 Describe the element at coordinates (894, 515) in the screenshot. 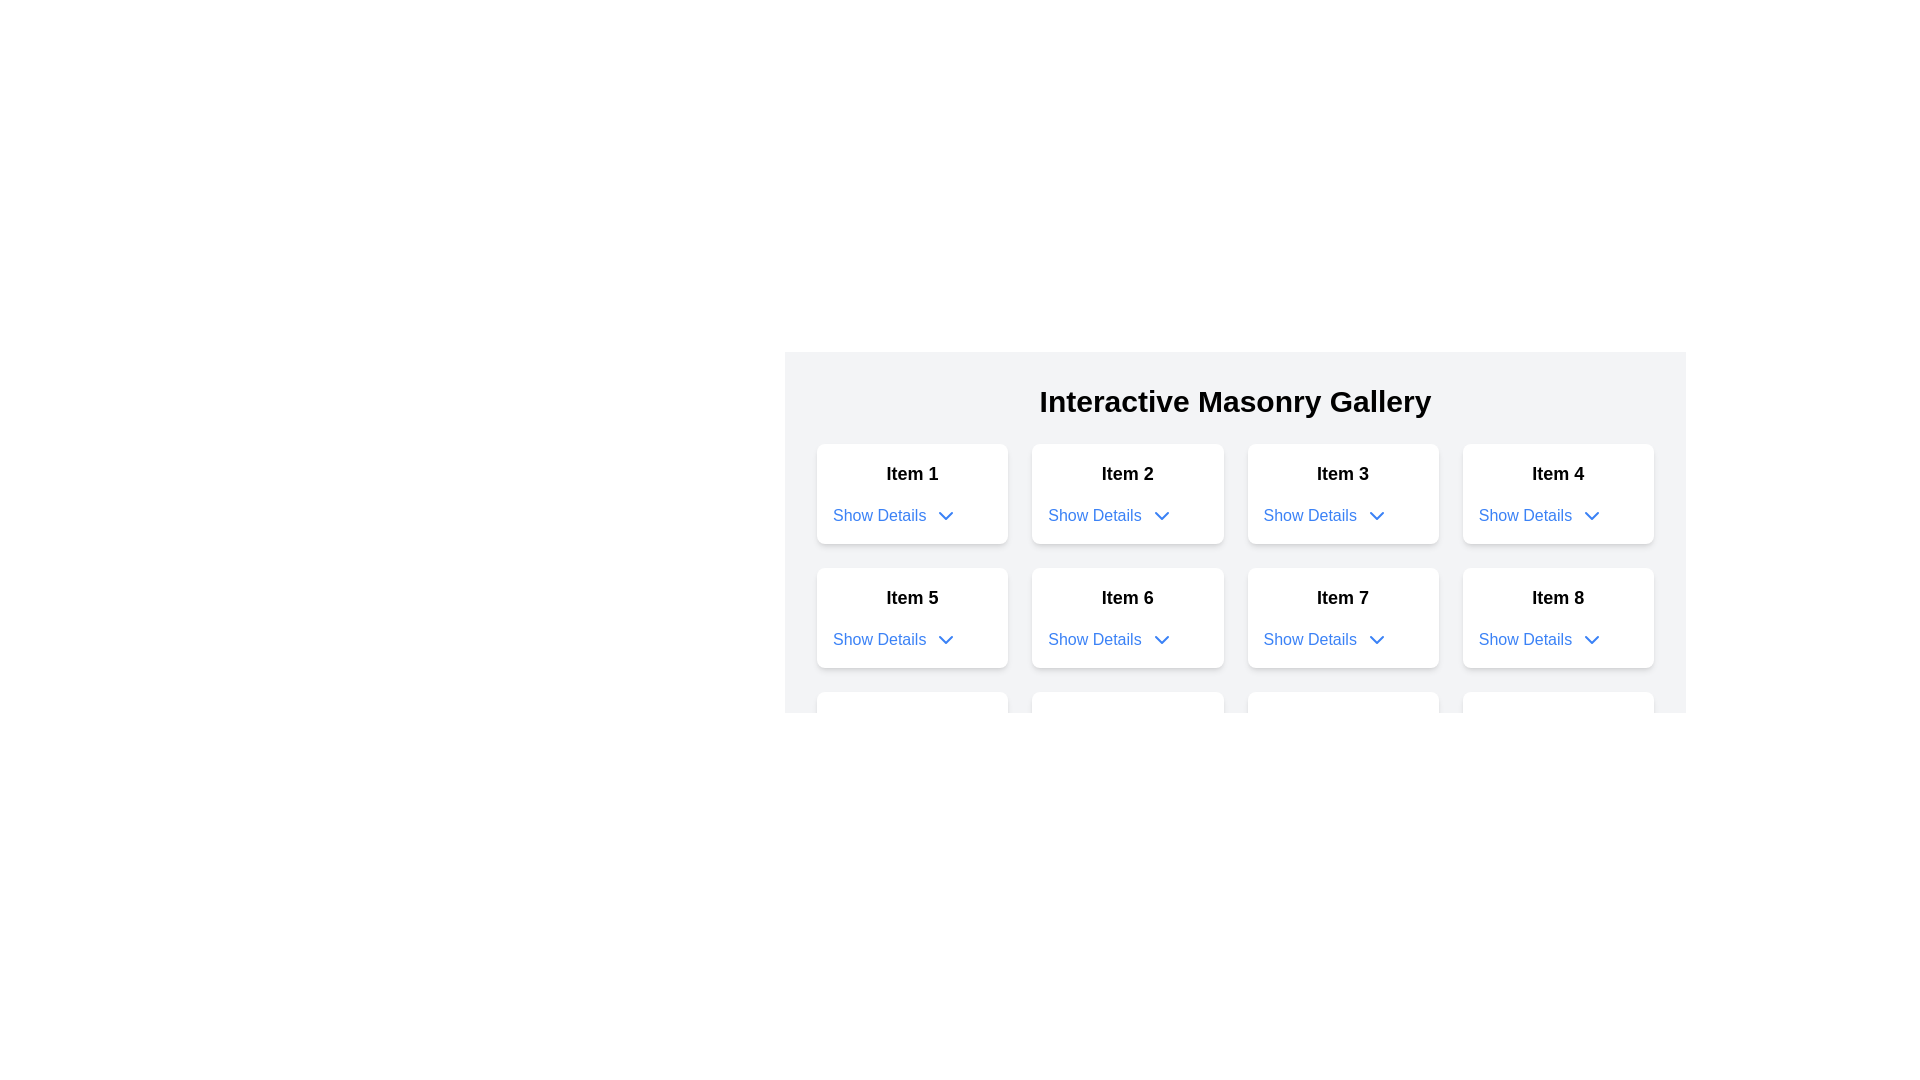

I see `the hyperlink styled with bold blue text displaying 'Show Details' and a downward-facing chevron icon located within the 'Item 1' card` at that location.